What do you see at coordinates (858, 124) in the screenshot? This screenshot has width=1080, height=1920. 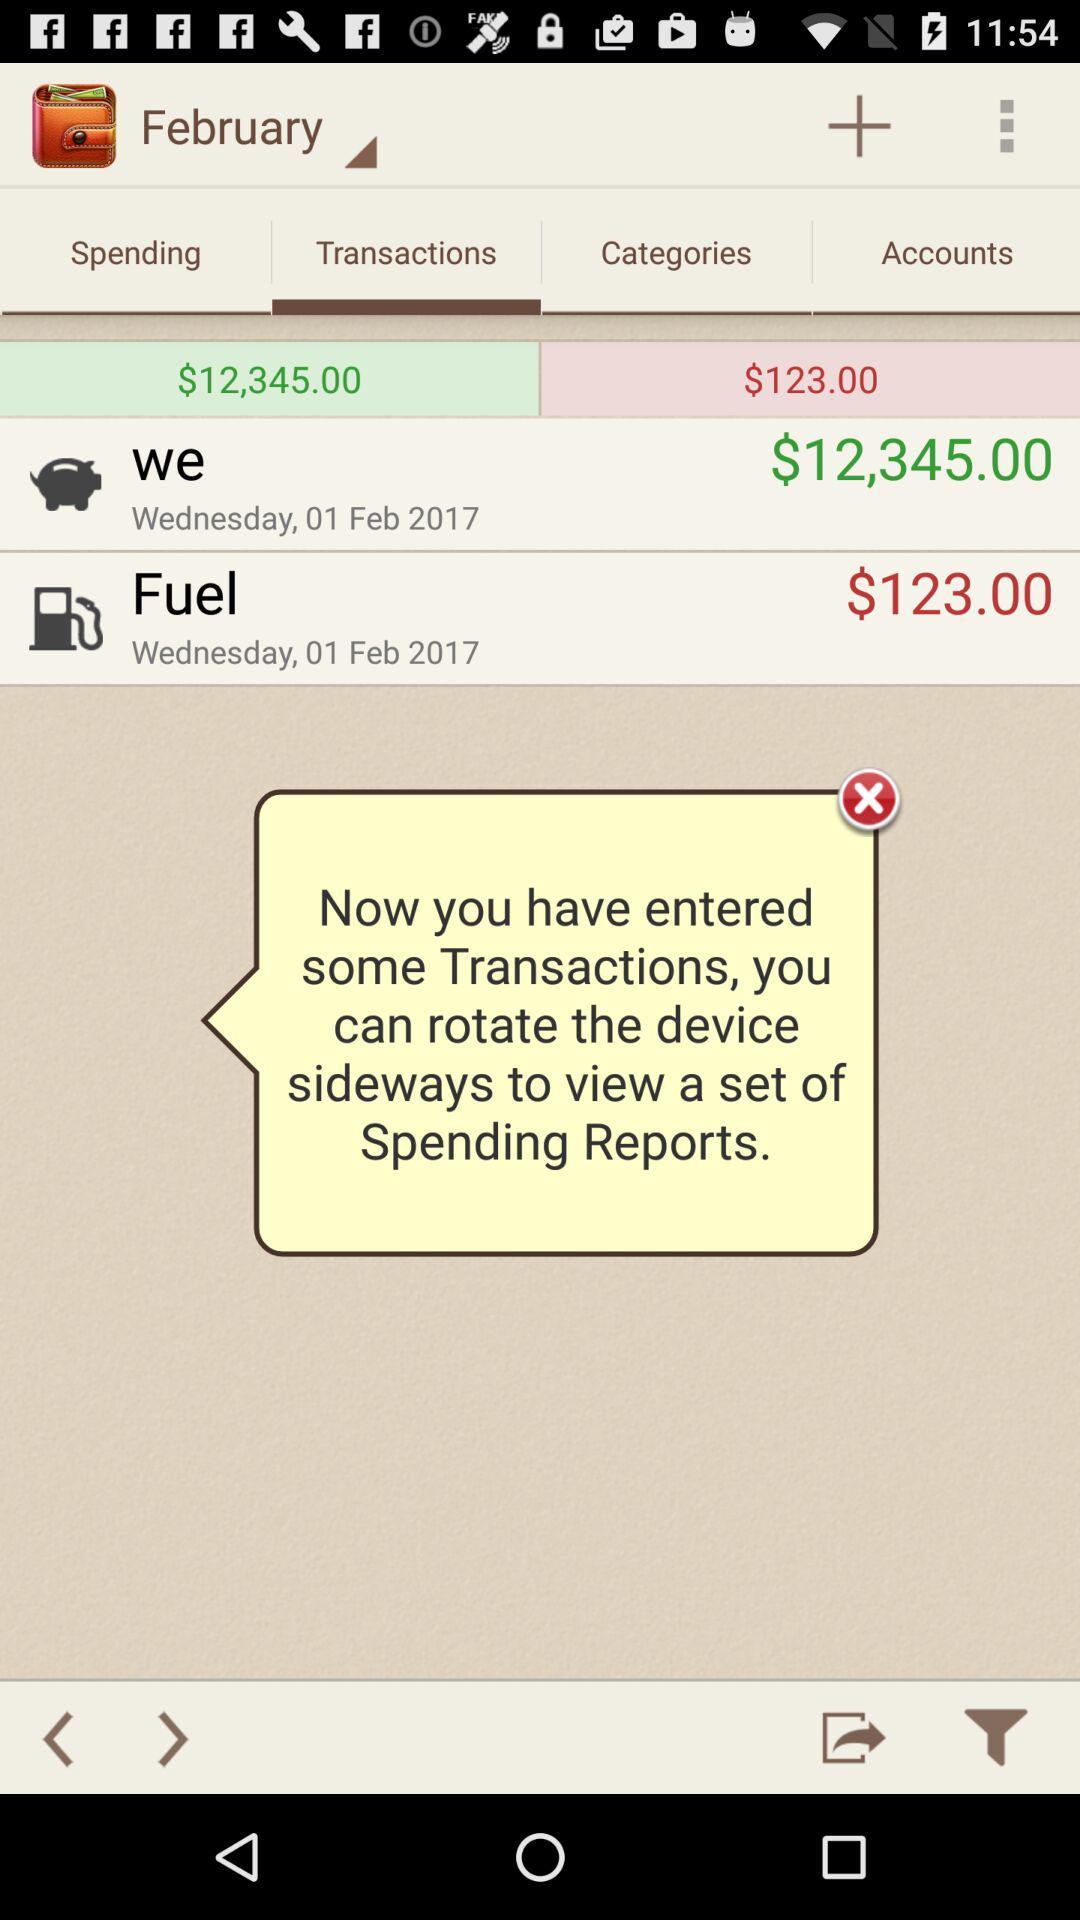 I see `item above the accounts item` at bounding box center [858, 124].